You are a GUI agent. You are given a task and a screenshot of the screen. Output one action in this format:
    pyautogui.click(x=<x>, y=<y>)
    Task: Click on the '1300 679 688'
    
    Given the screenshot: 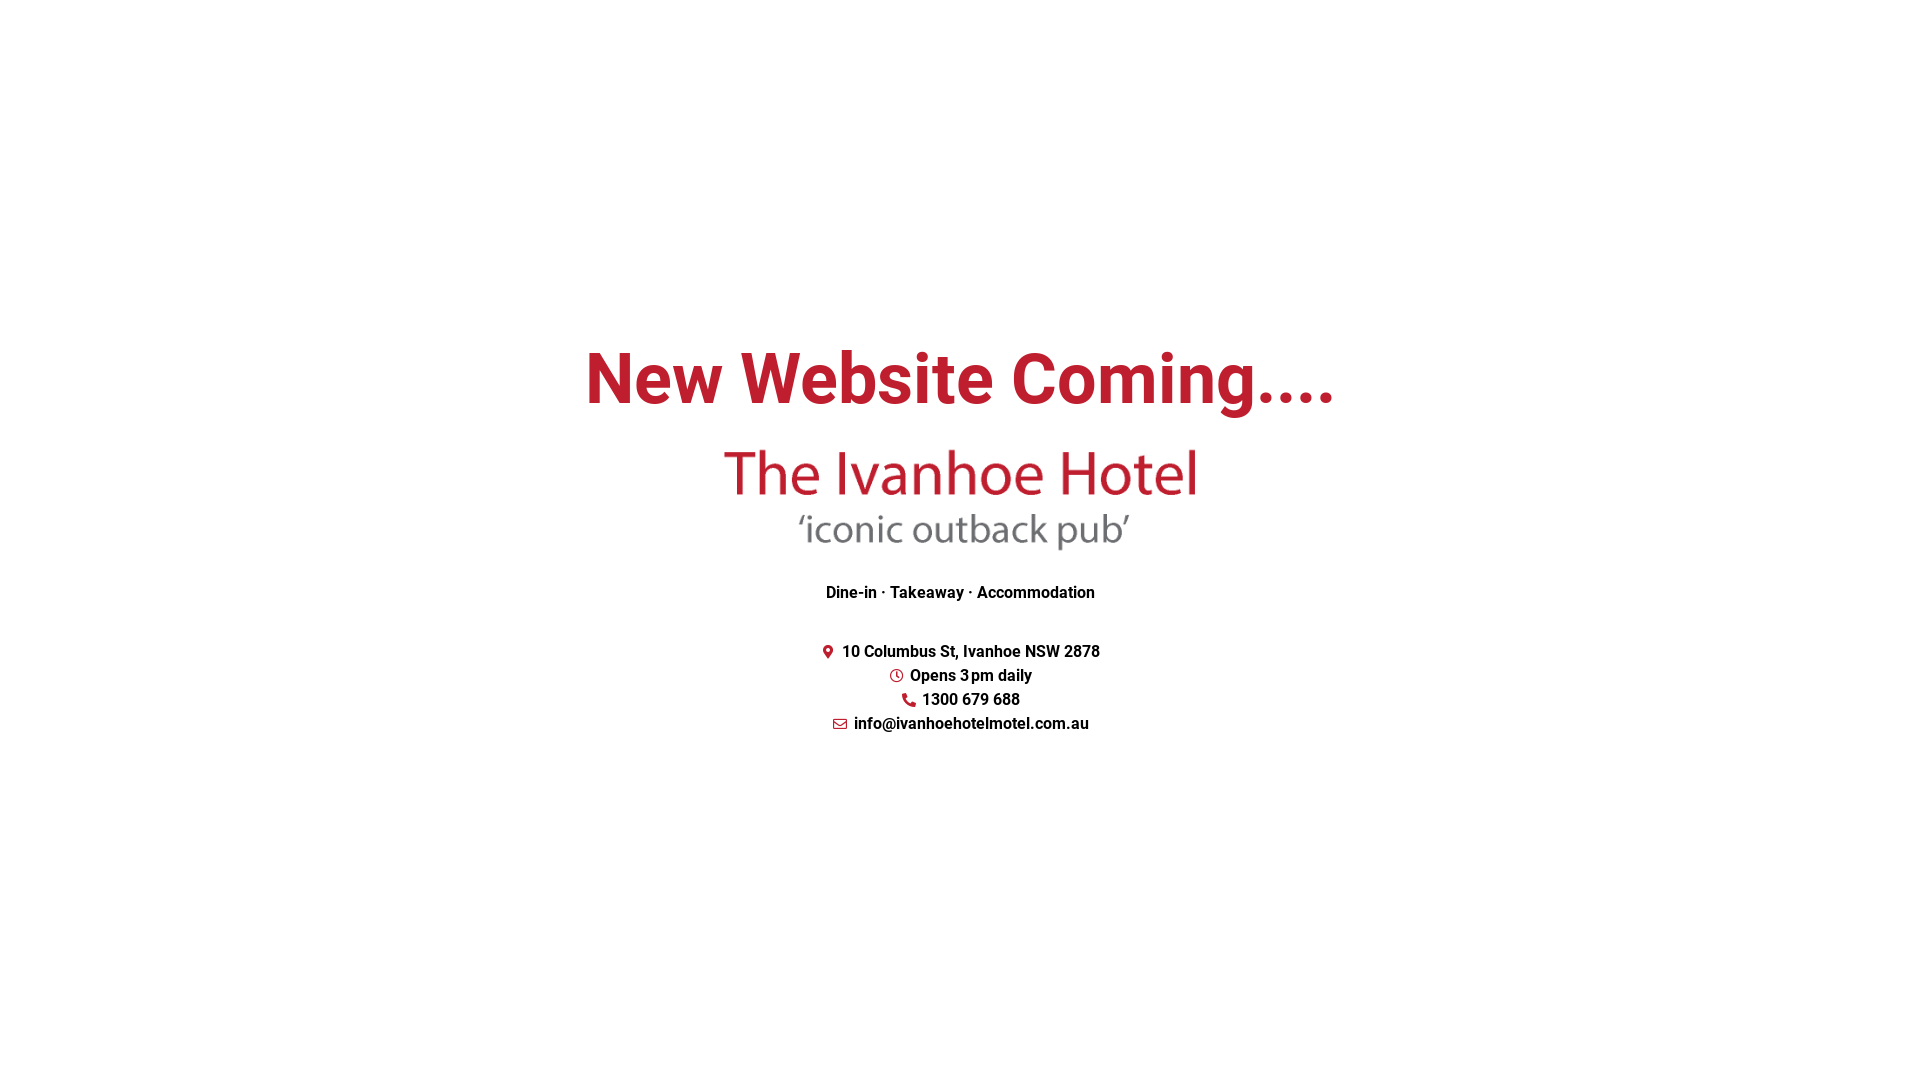 What is the action you would take?
    pyautogui.click(x=960, y=698)
    